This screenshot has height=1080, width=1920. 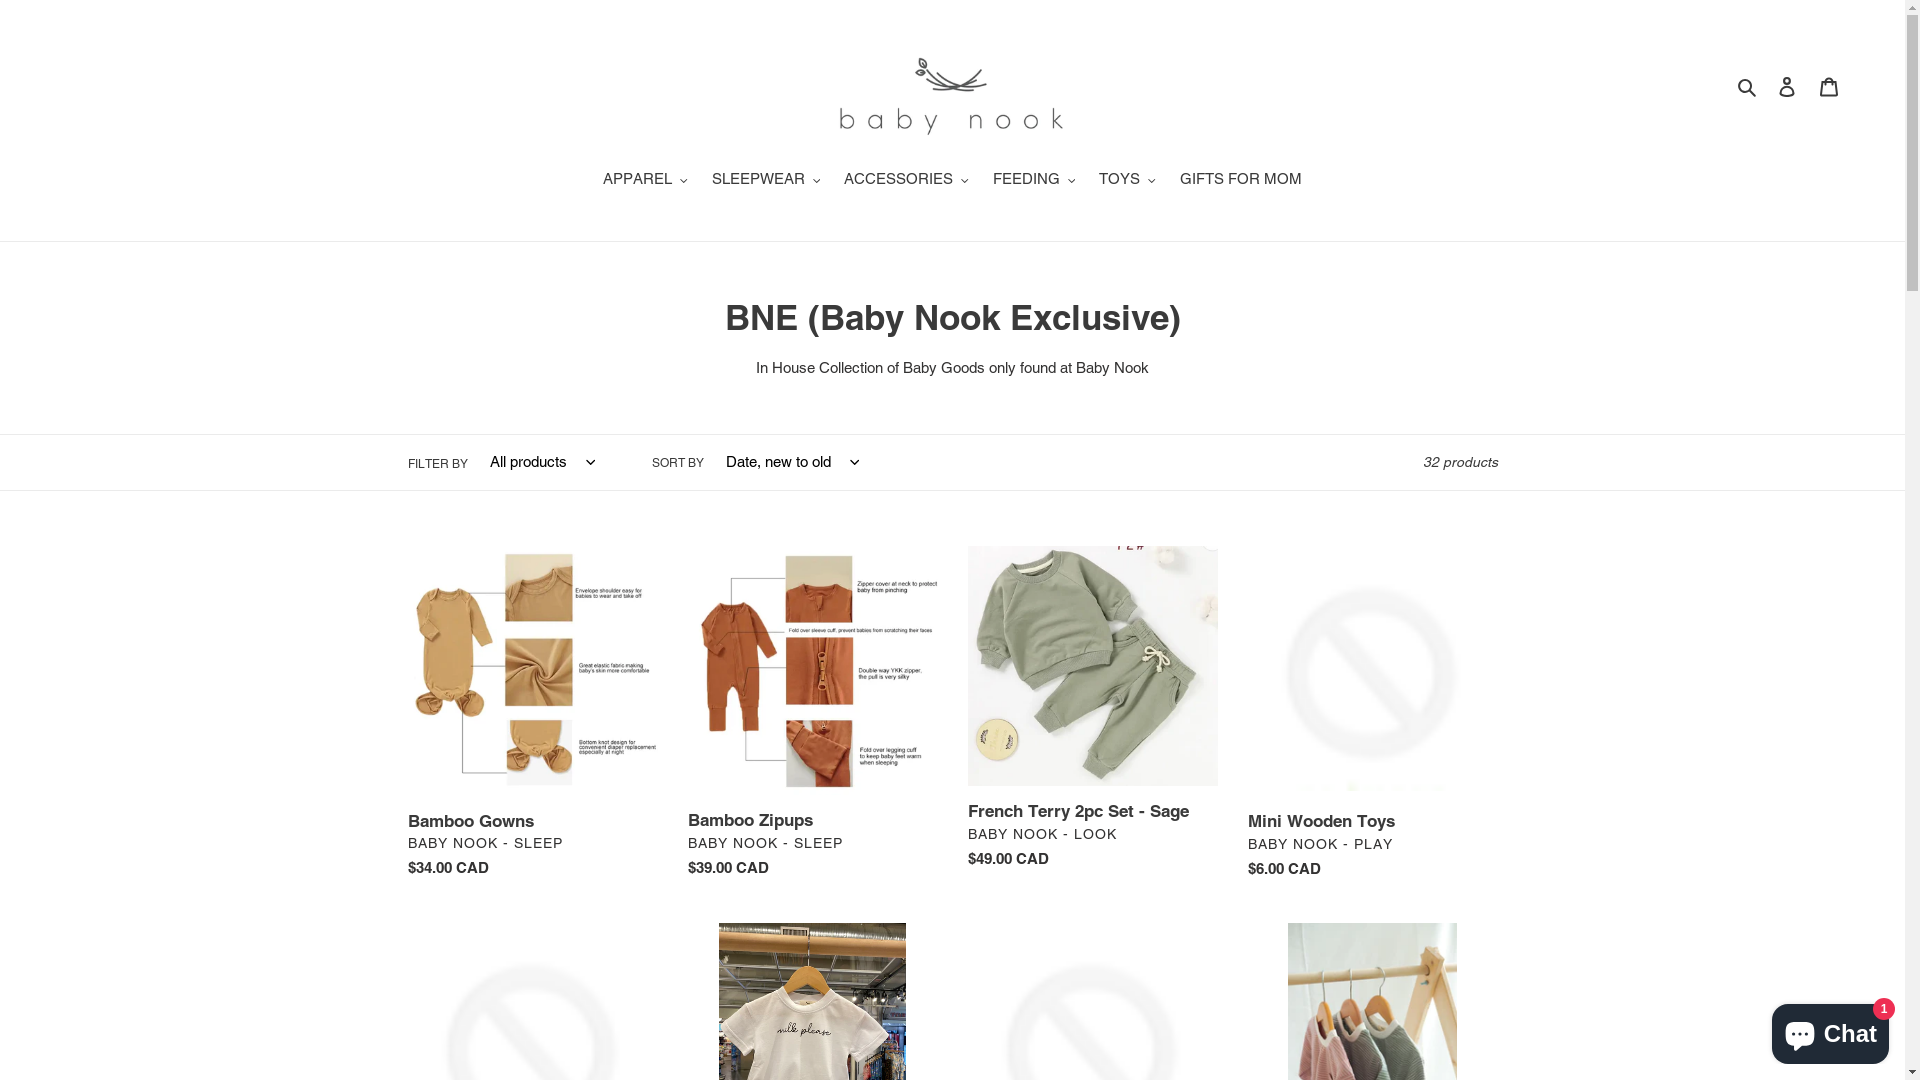 What do you see at coordinates (812, 715) in the screenshot?
I see `'Bamboo Zipups'` at bounding box center [812, 715].